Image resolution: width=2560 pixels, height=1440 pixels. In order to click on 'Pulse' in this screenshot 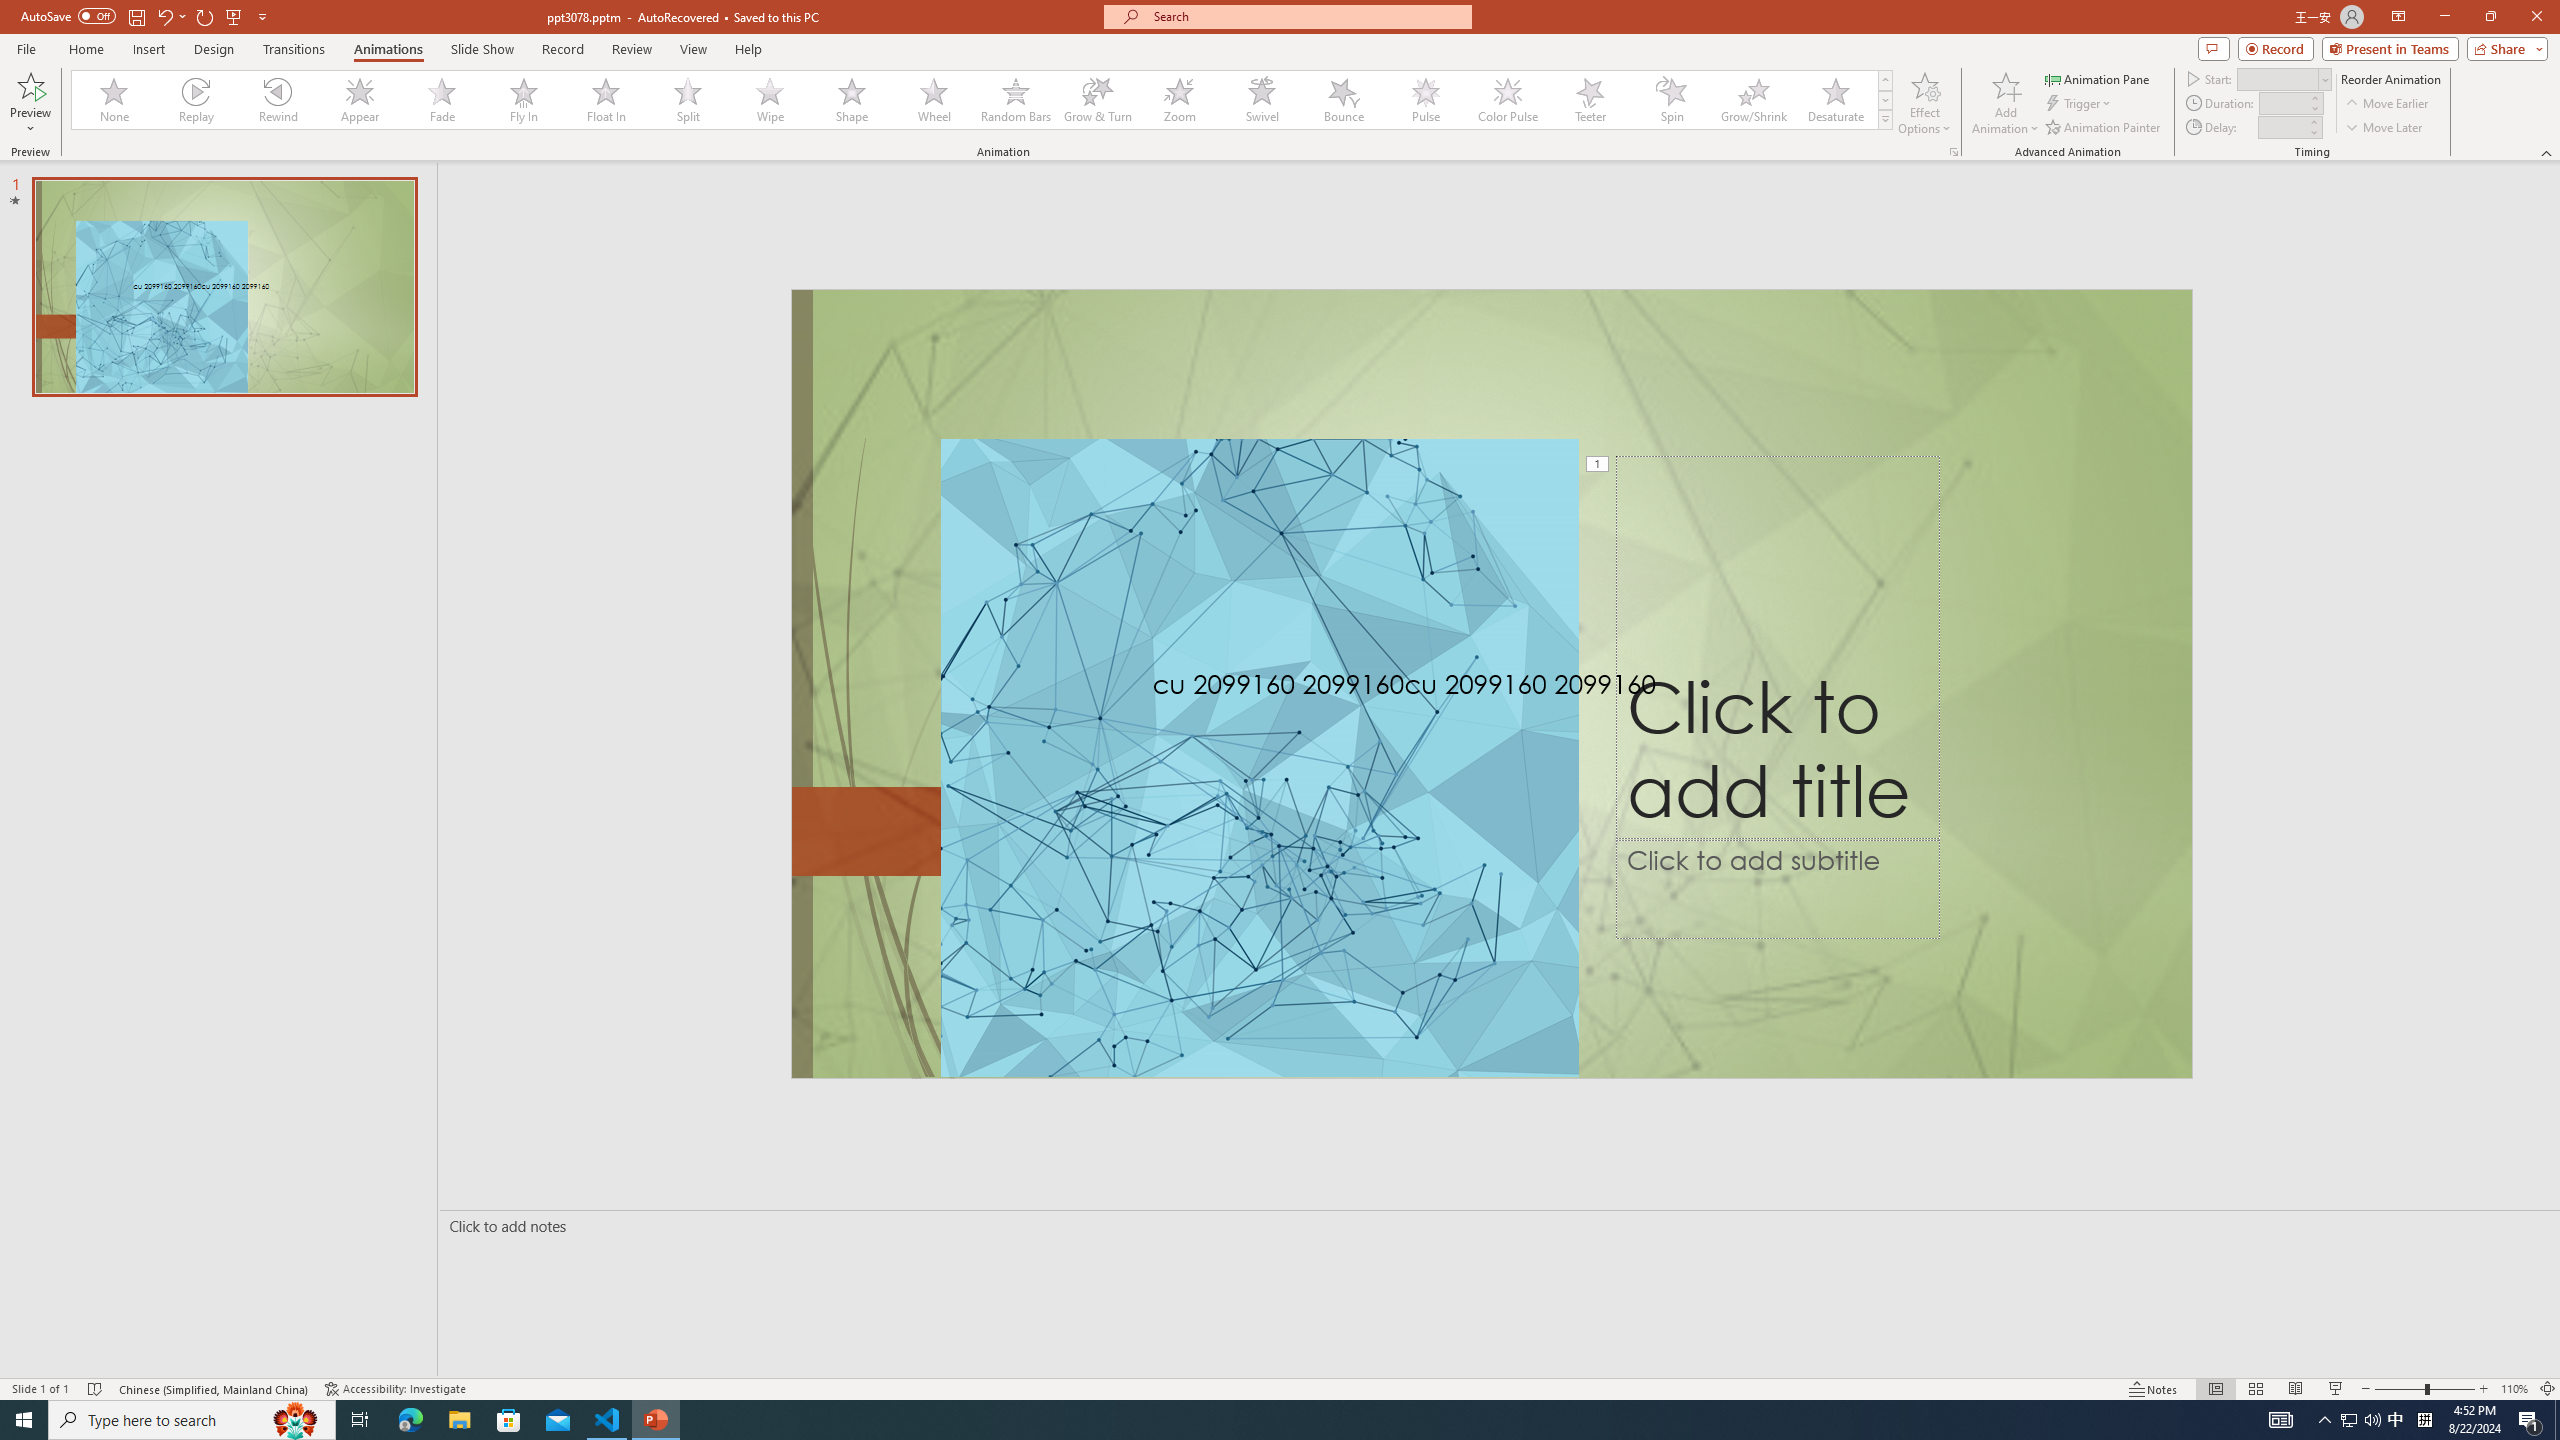, I will do `click(1424, 99)`.